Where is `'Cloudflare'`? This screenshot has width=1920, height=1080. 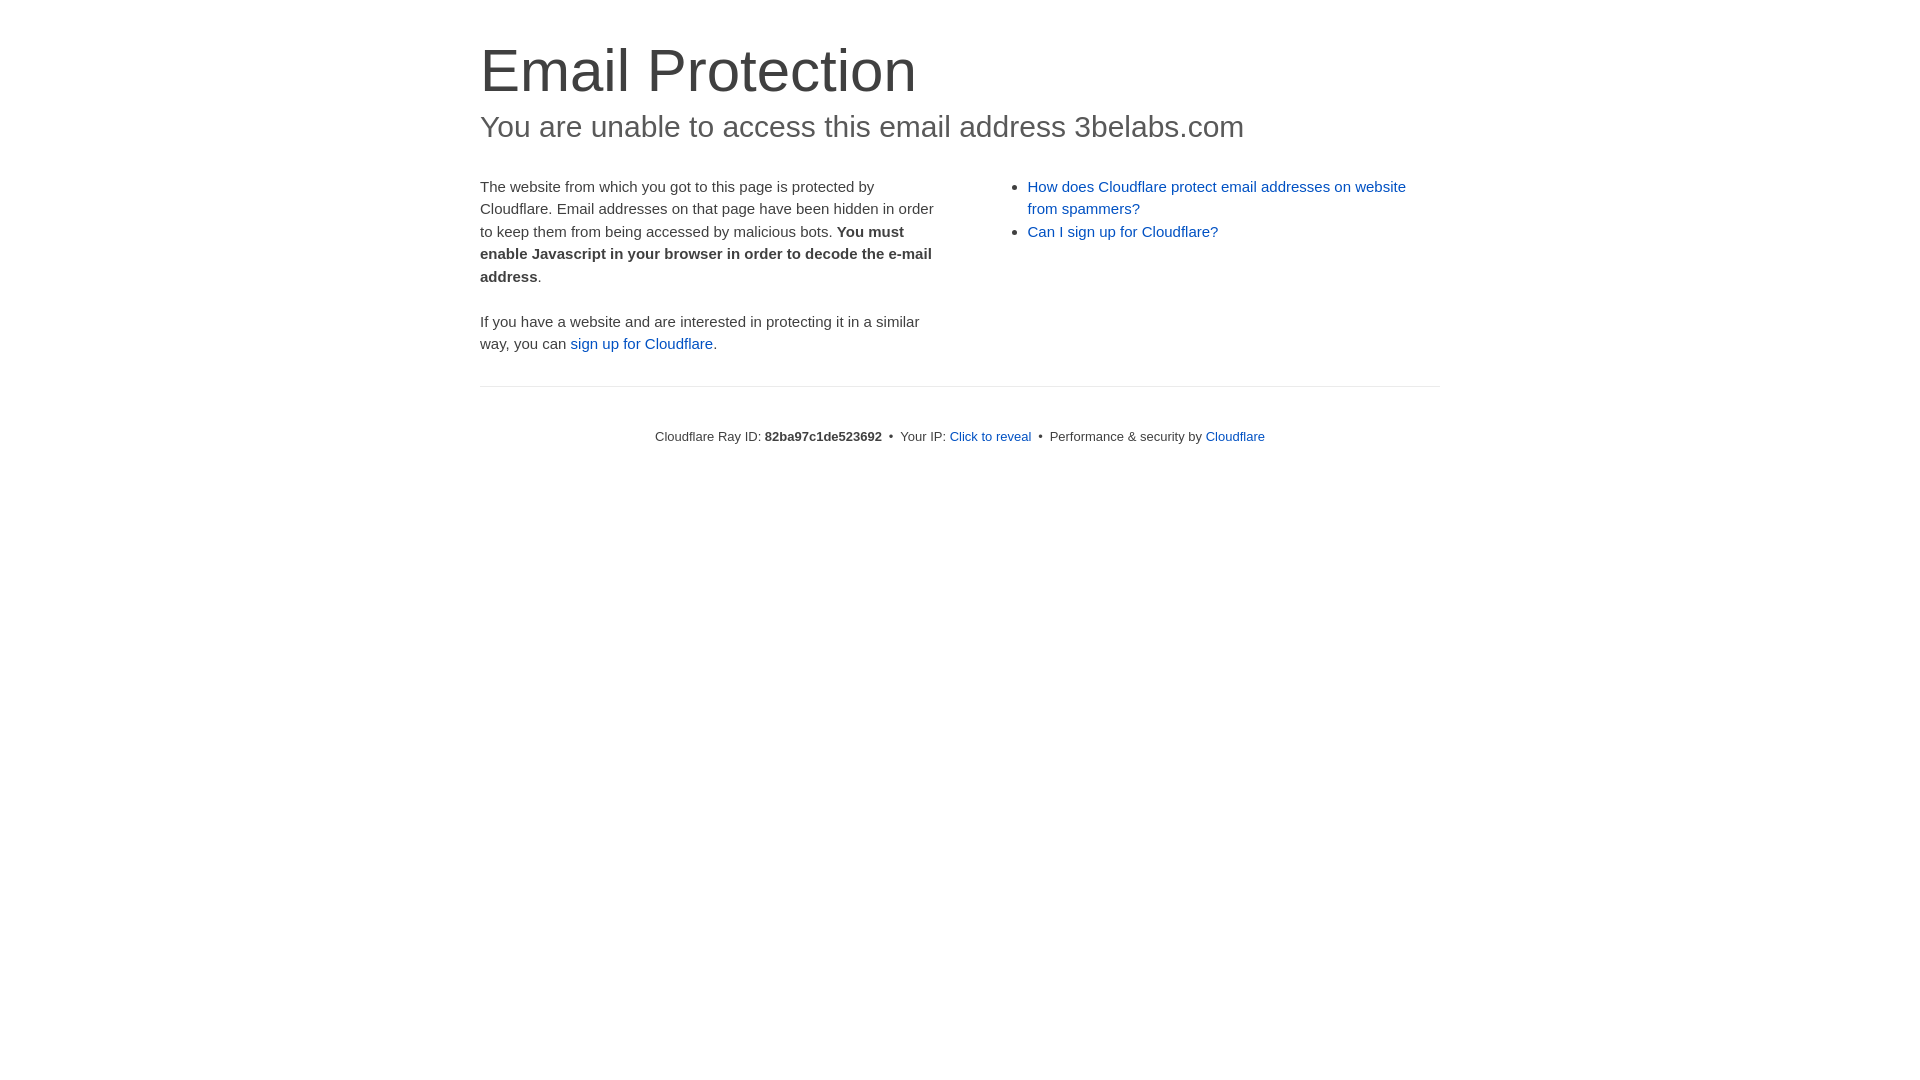 'Cloudflare' is located at coordinates (1204, 435).